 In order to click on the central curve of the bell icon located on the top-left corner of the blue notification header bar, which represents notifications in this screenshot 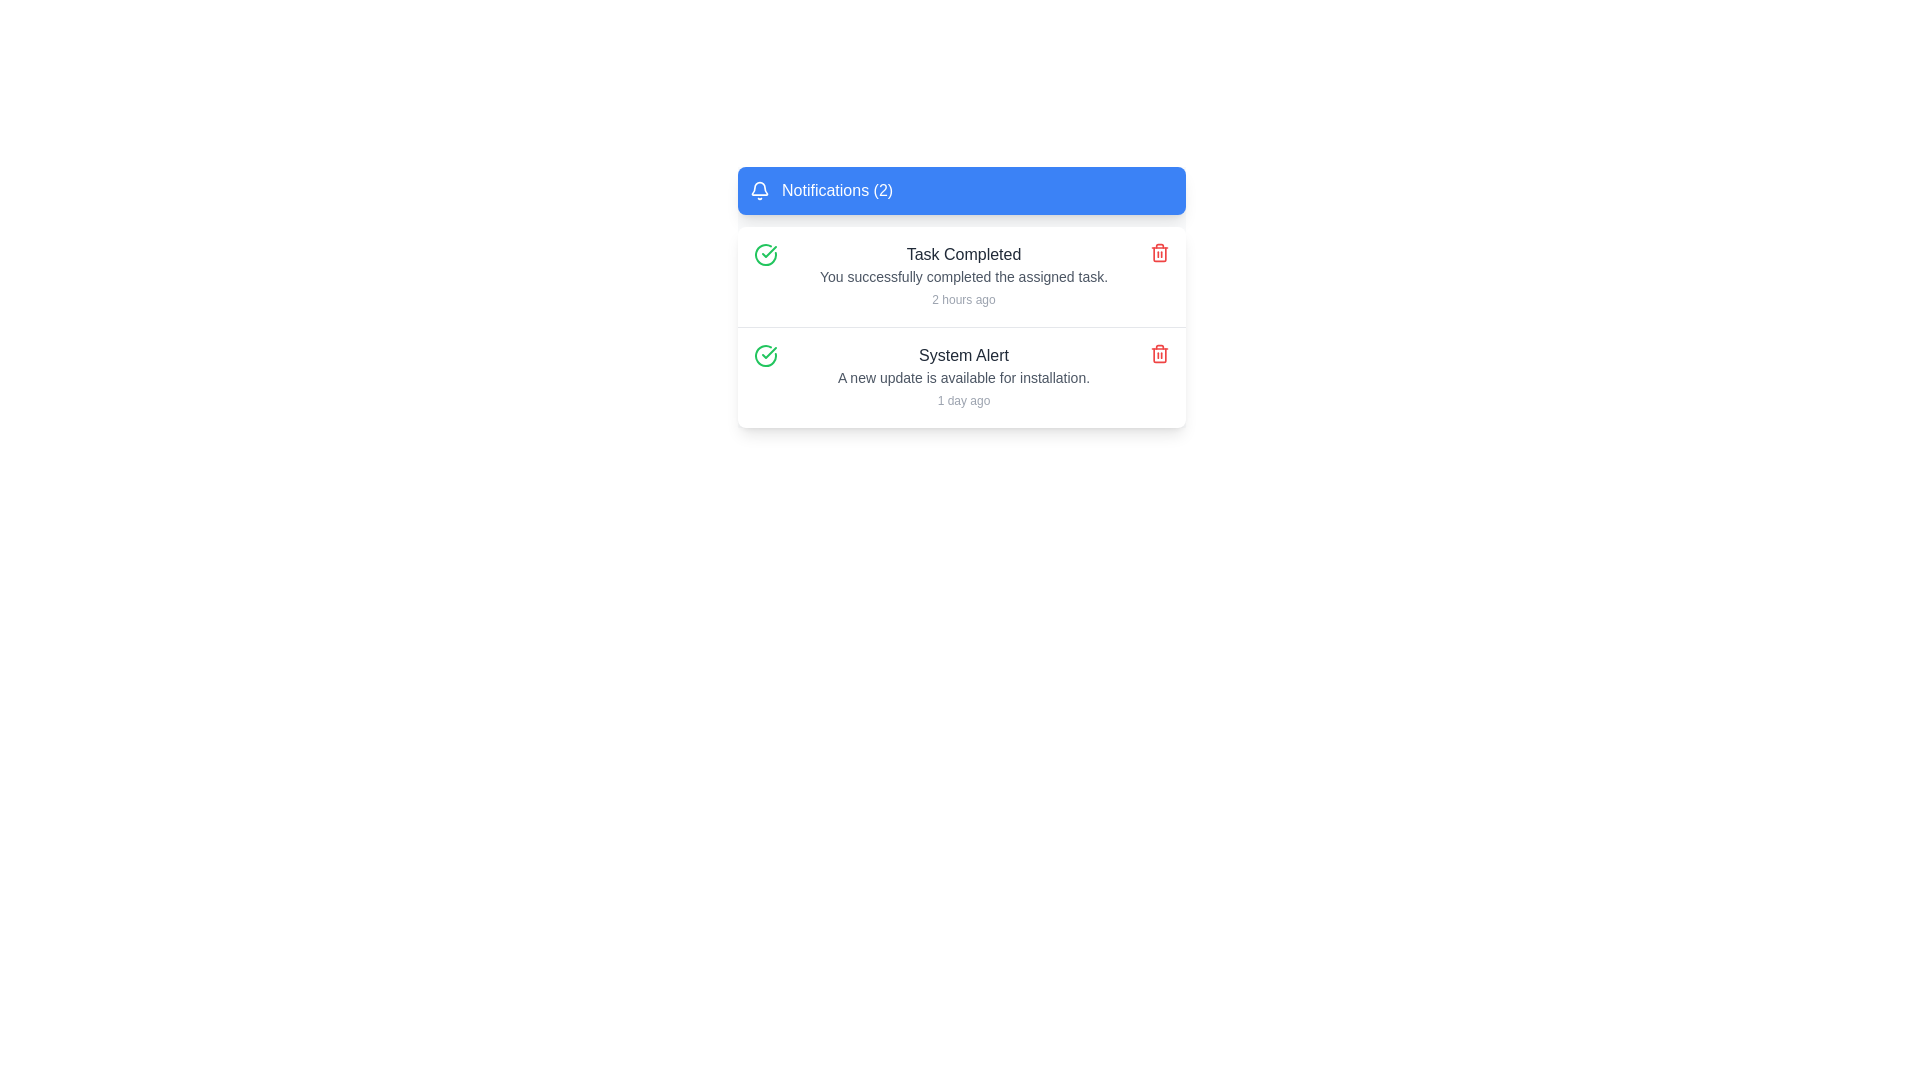, I will do `click(758, 188)`.